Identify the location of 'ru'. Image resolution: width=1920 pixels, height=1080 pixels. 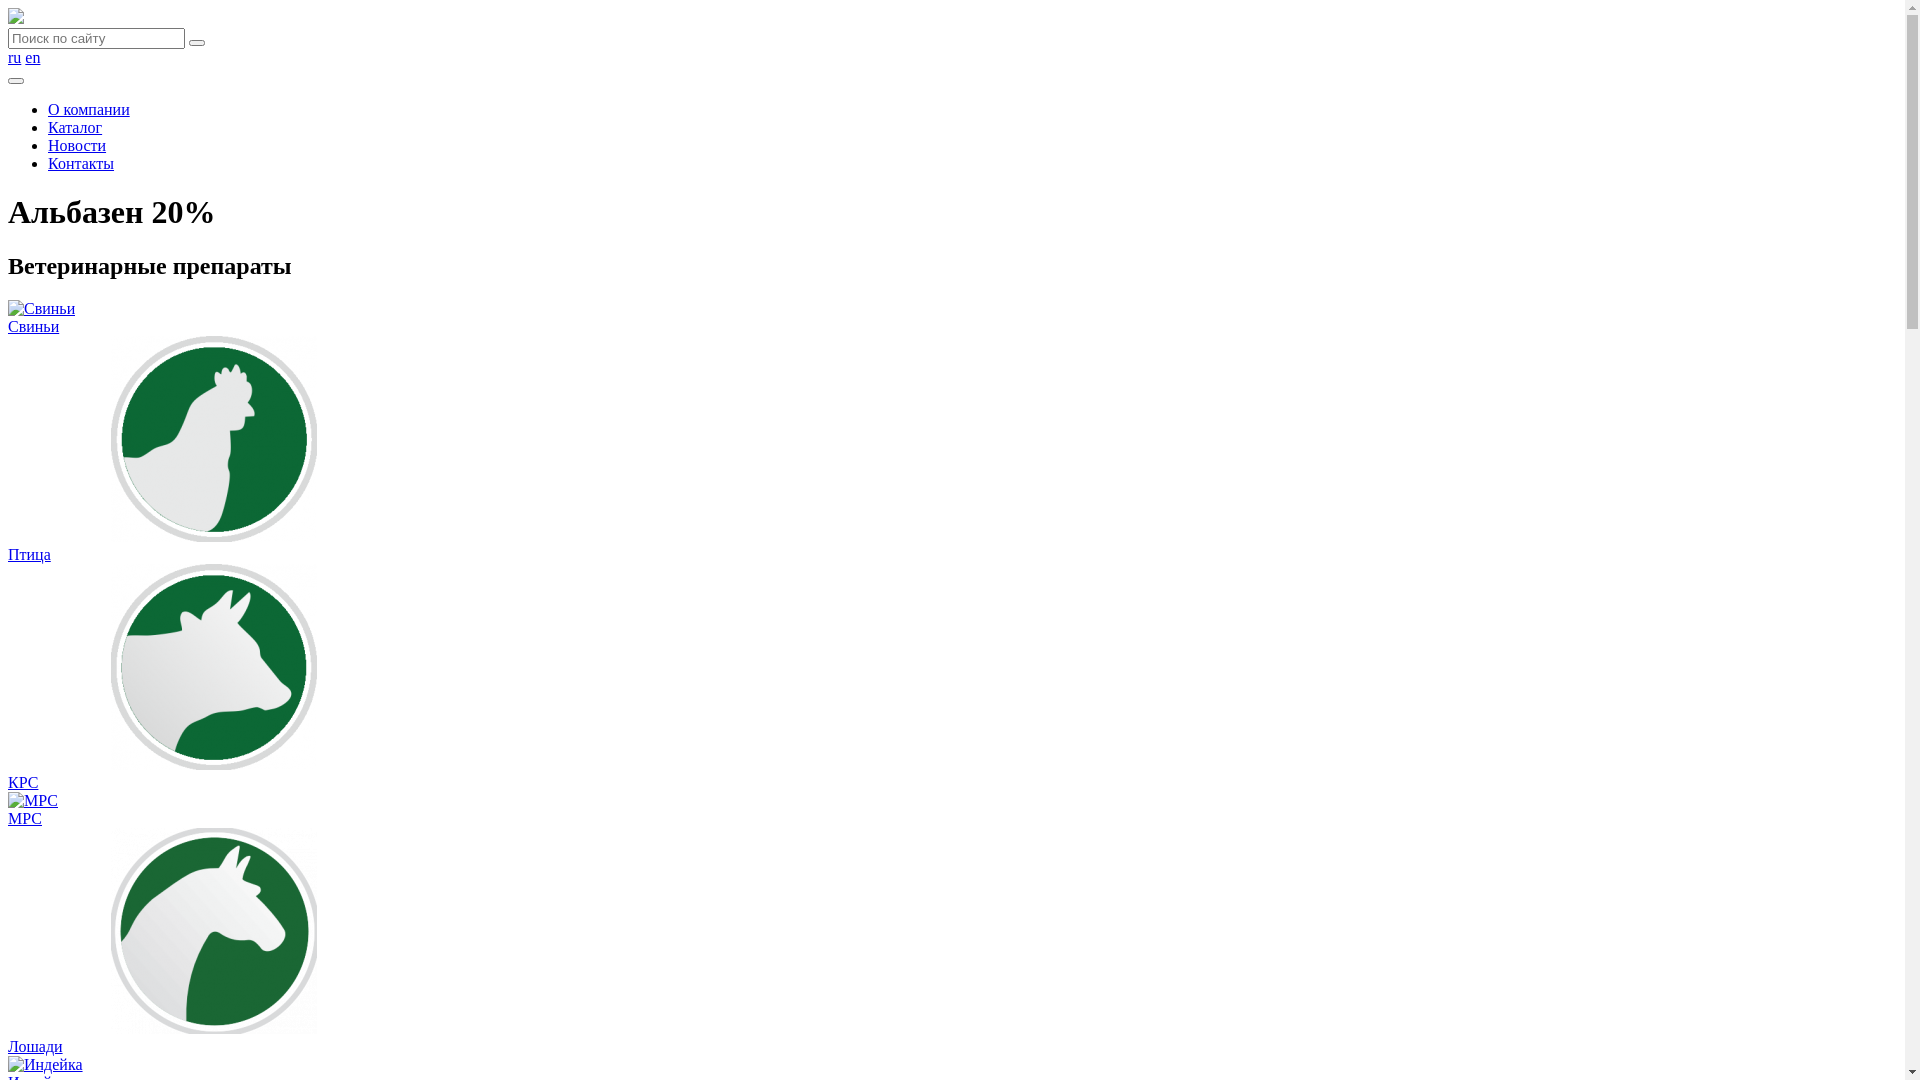
(14, 56).